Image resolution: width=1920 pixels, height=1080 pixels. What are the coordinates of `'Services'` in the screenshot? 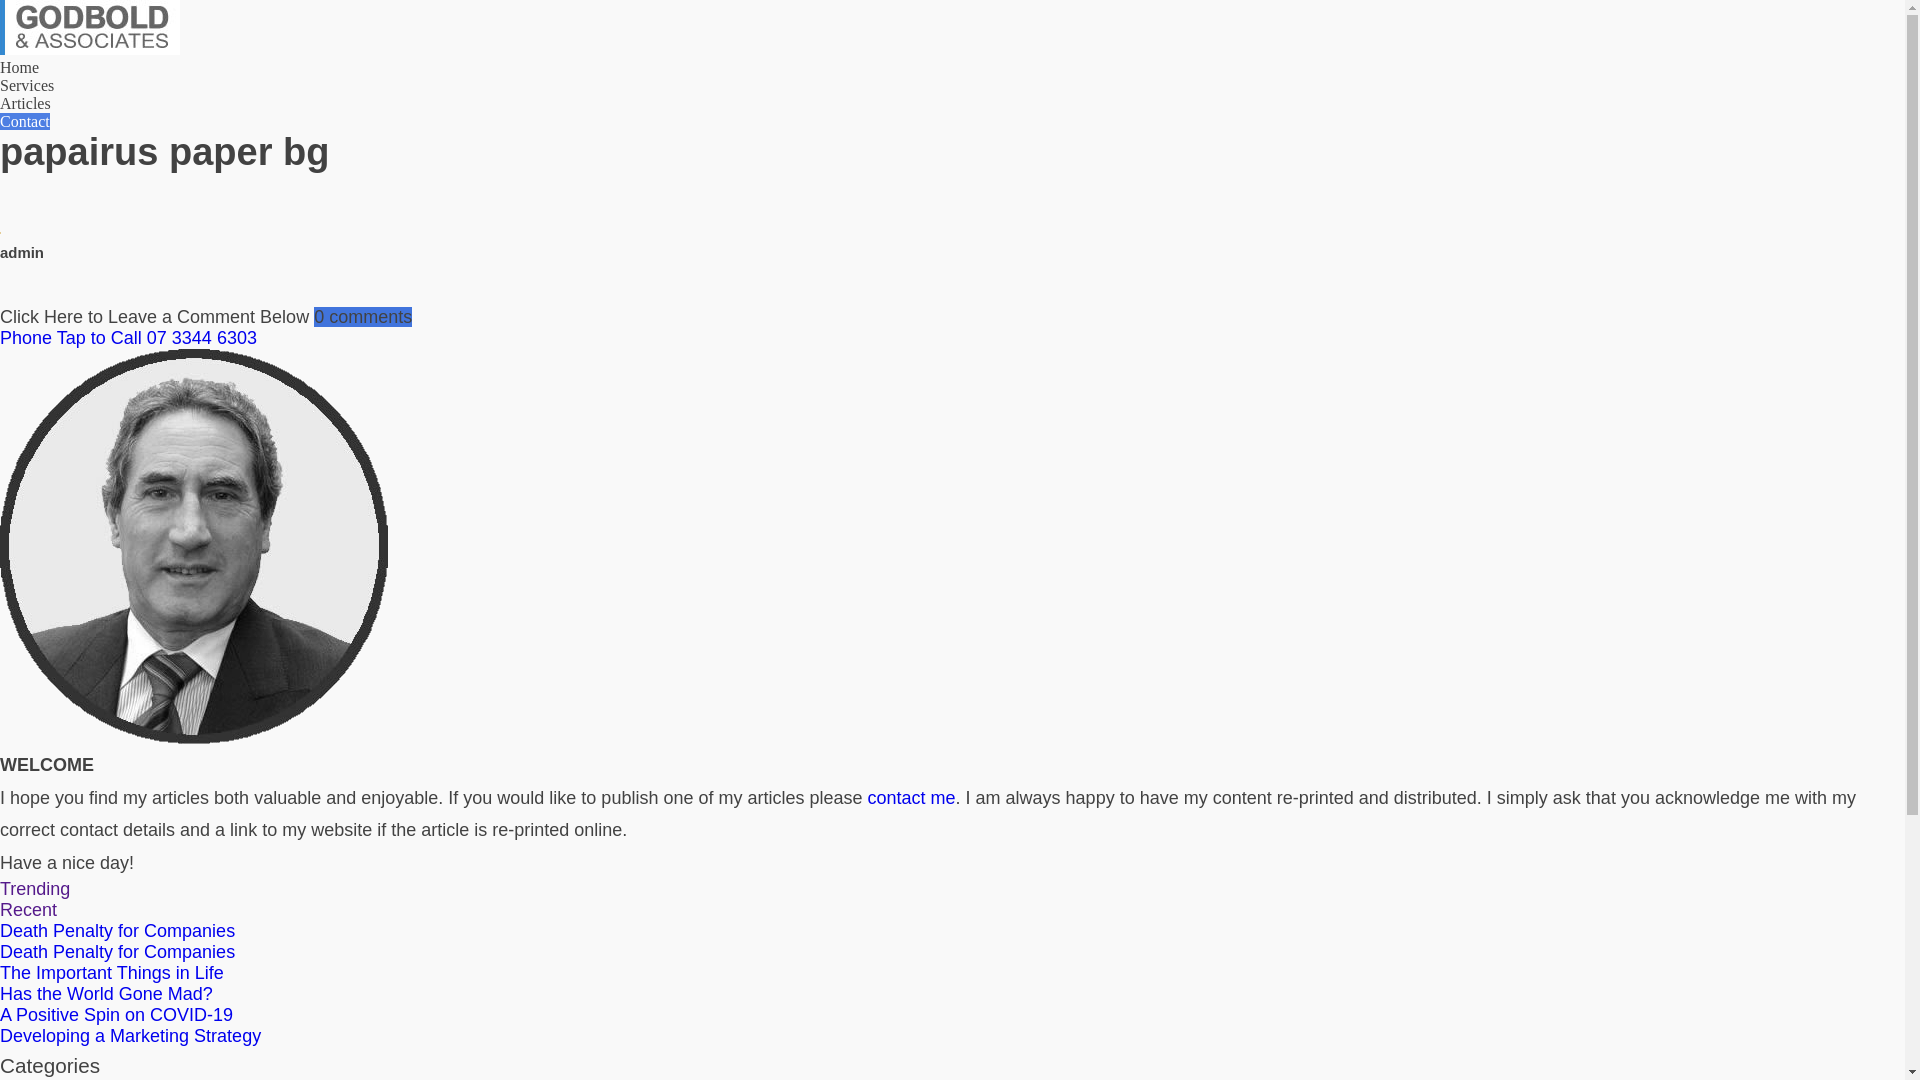 It's located at (27, 84).